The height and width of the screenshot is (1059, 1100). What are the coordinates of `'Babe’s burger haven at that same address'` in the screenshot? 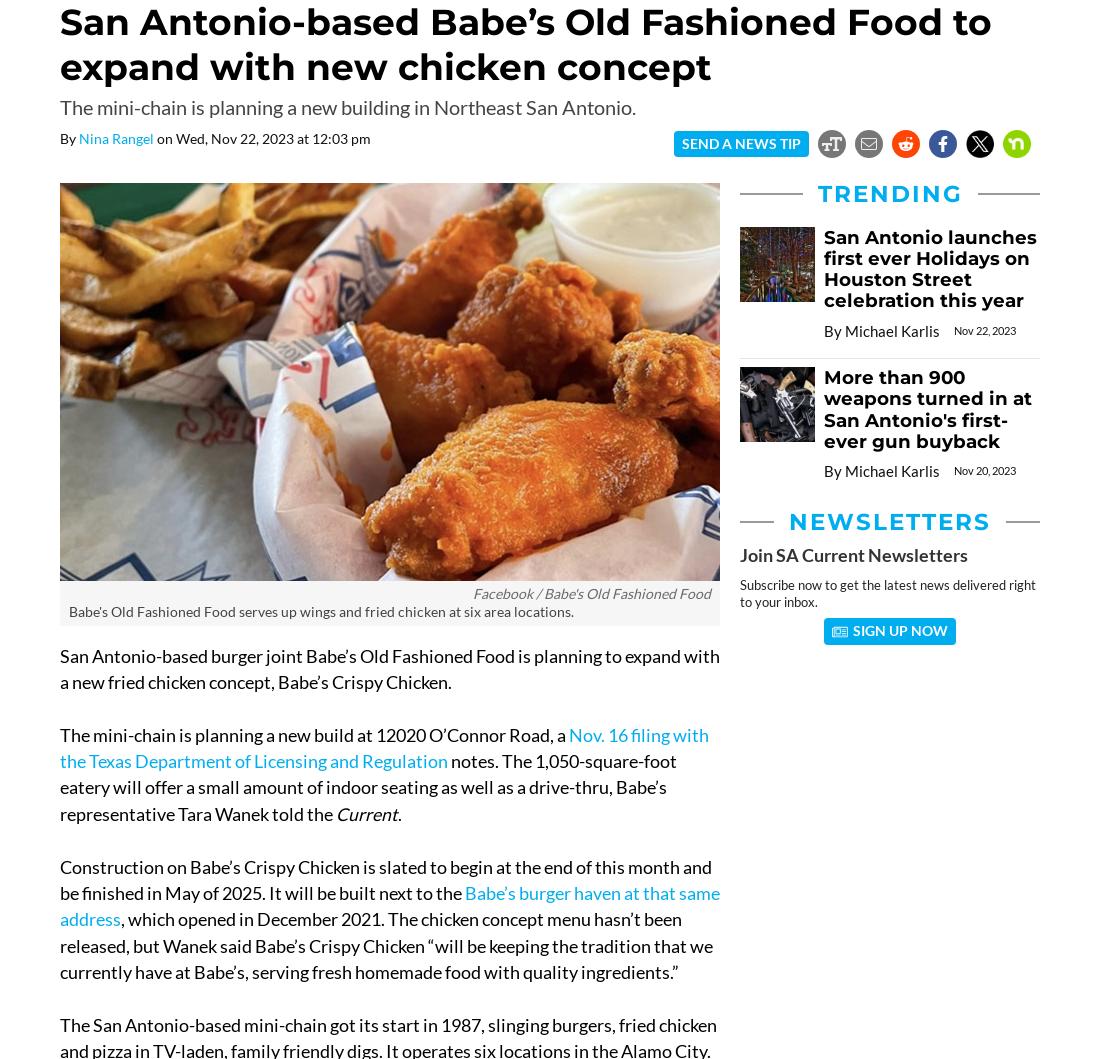 It's located at (389, 906).